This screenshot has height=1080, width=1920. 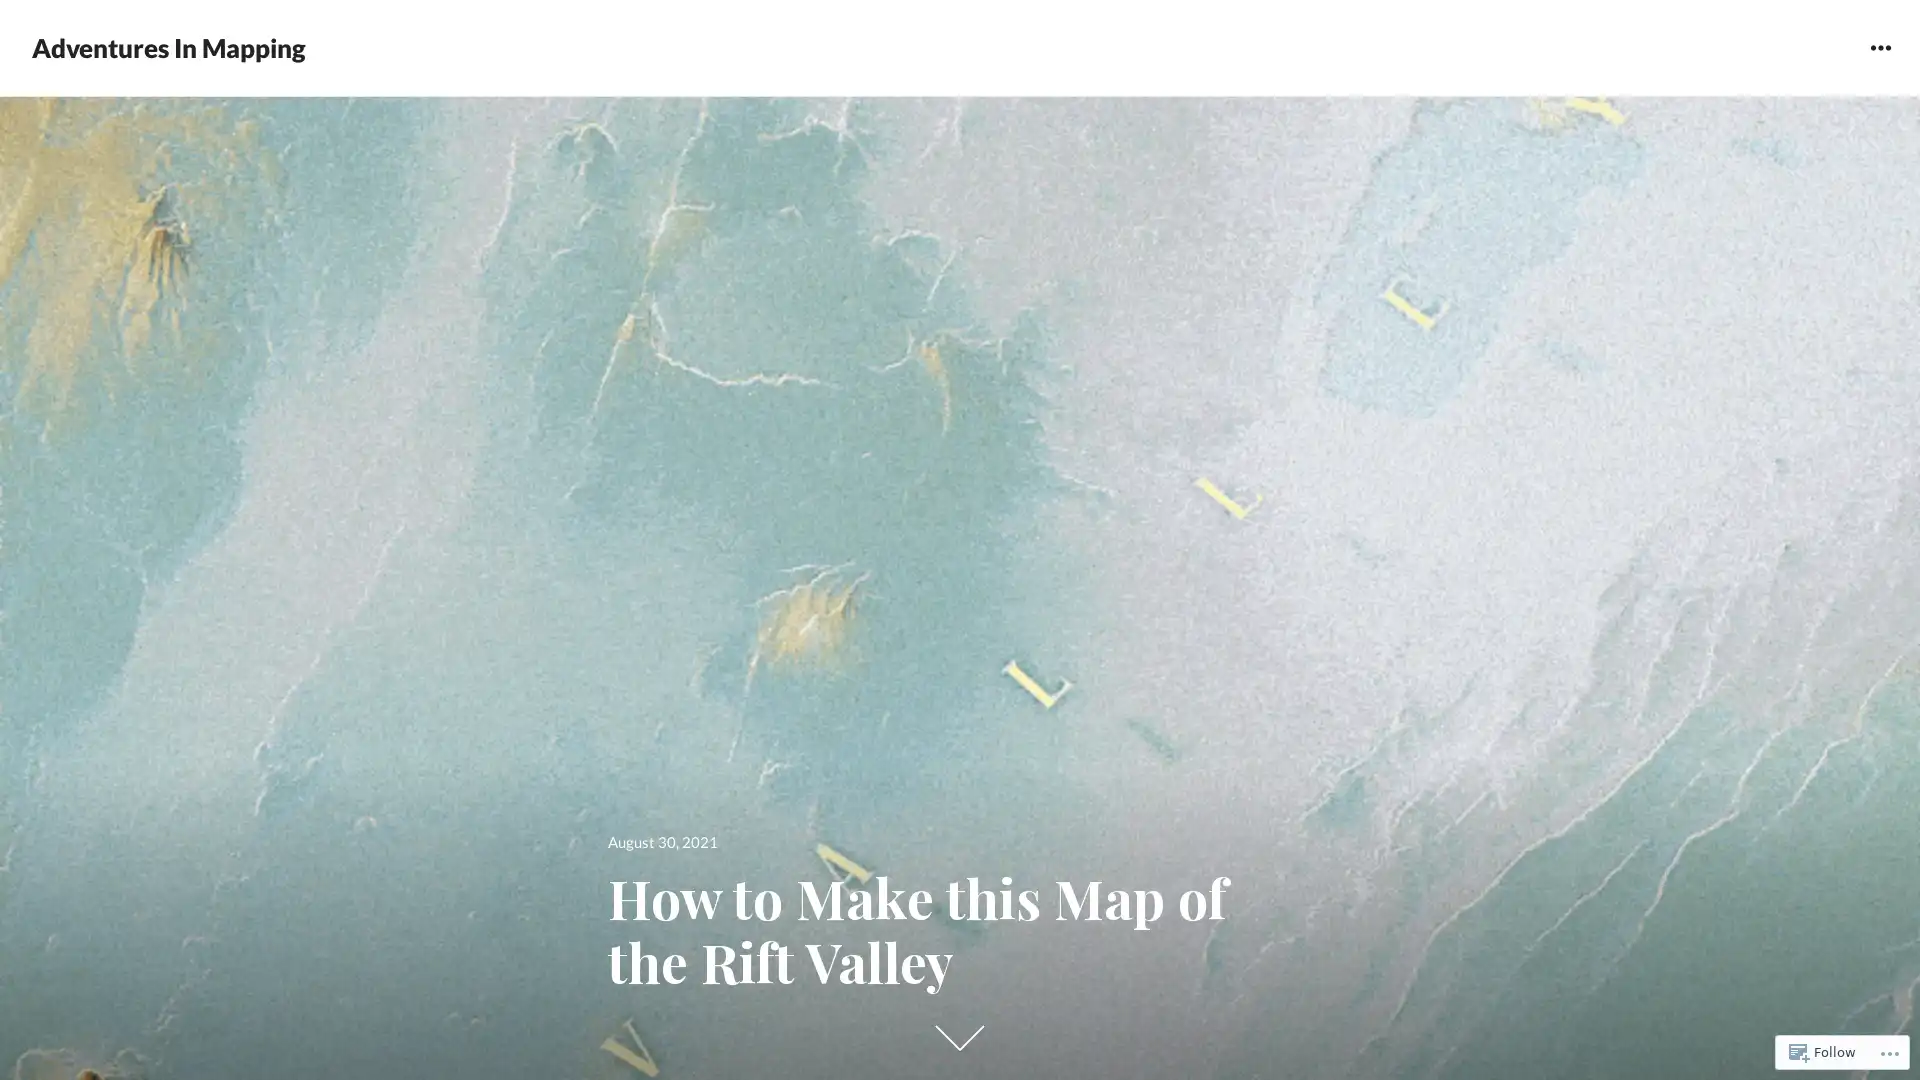 What do you see at coordinates (1879, 46) in the screenshot?
I see `WIDGETS` at bounding box center [1879, 46].